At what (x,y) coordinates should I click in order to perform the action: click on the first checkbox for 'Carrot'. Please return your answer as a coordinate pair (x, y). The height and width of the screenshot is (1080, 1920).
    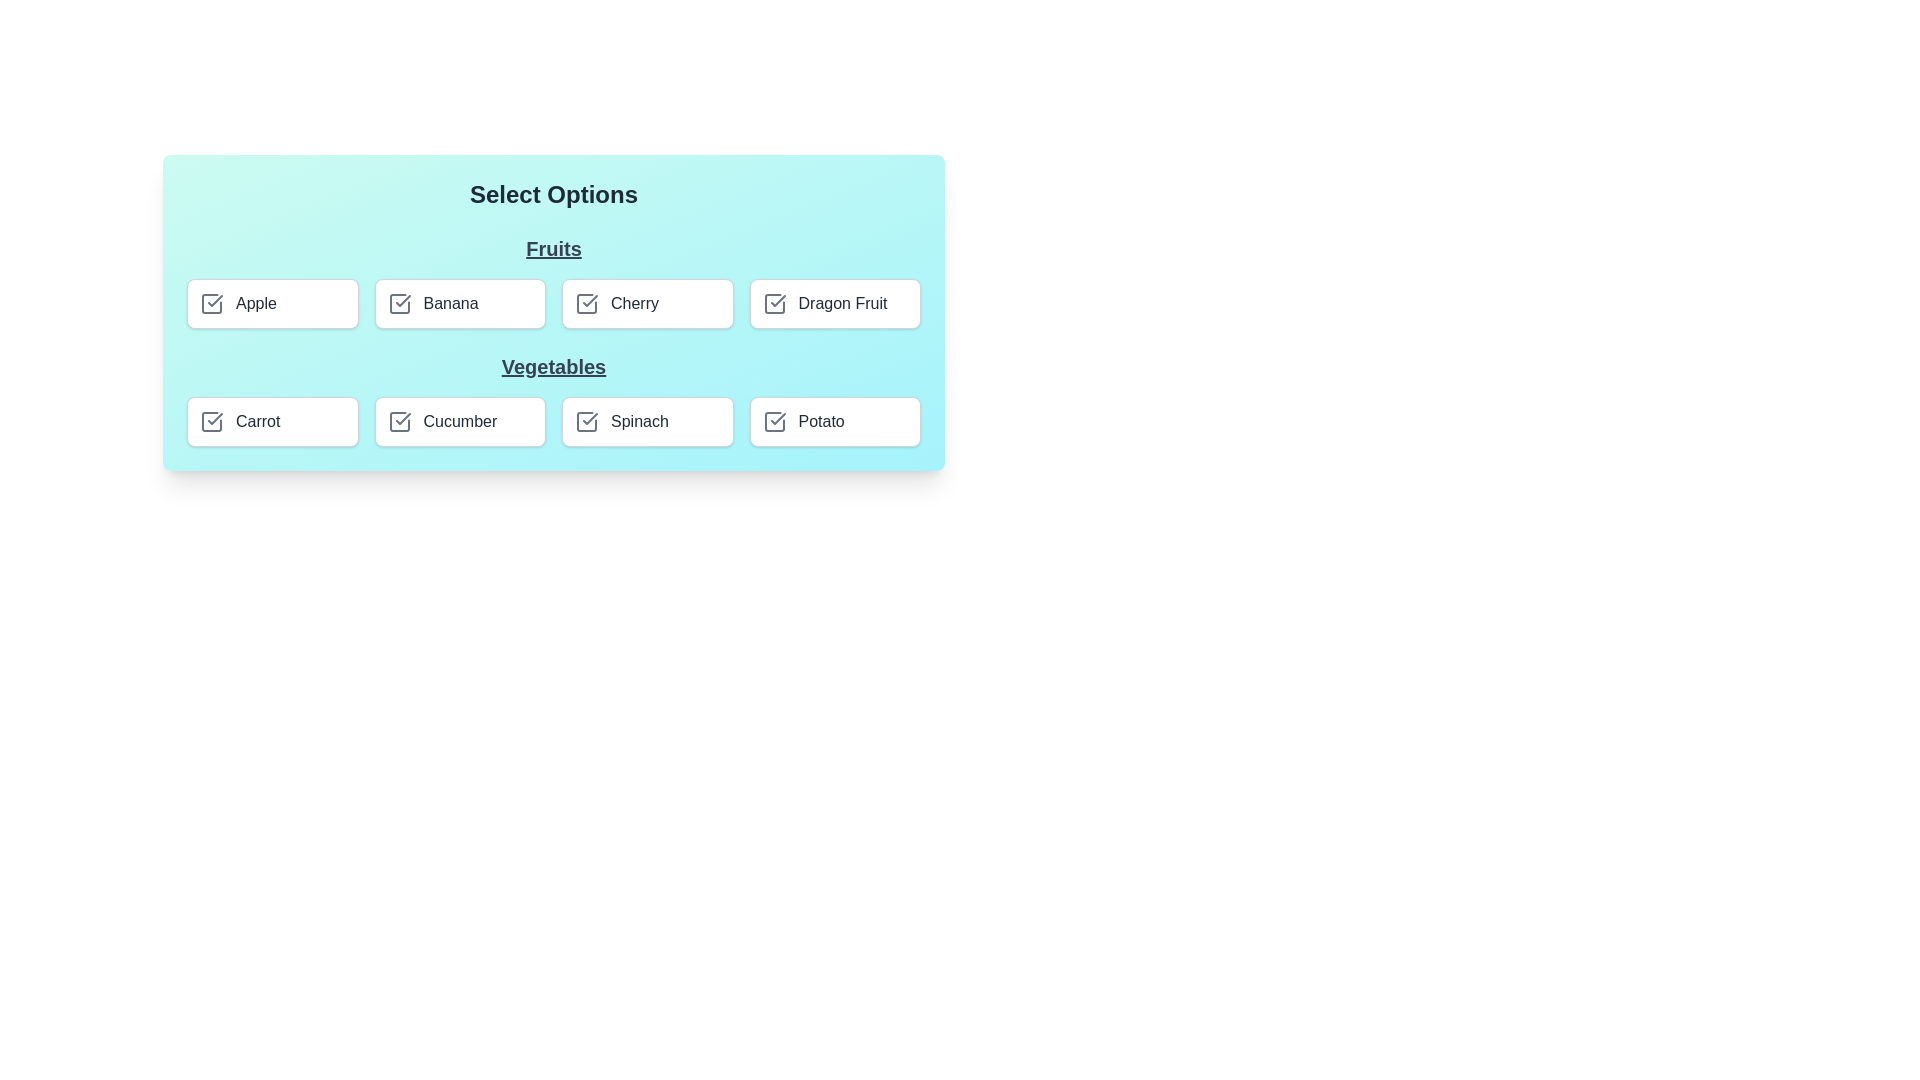
    Looking at the image, I should click on (211, 420).